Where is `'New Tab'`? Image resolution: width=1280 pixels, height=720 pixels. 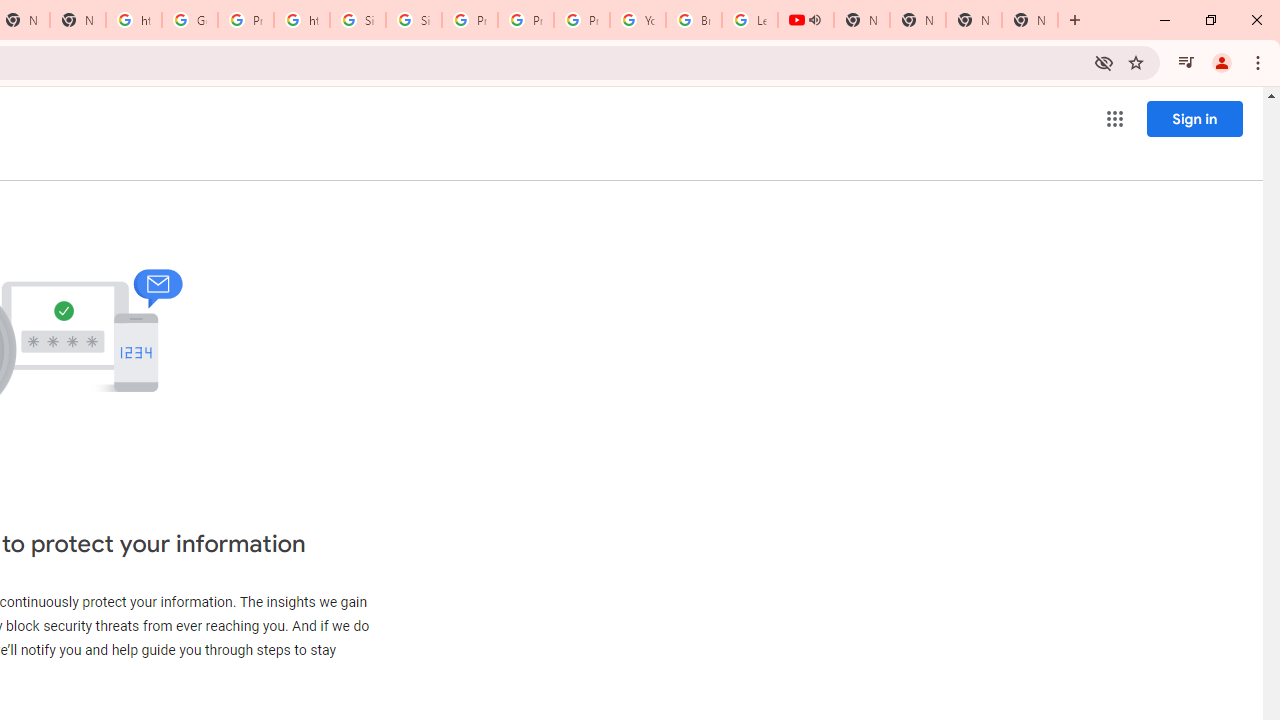
'New Tab' is located at coordinates (974, 20).